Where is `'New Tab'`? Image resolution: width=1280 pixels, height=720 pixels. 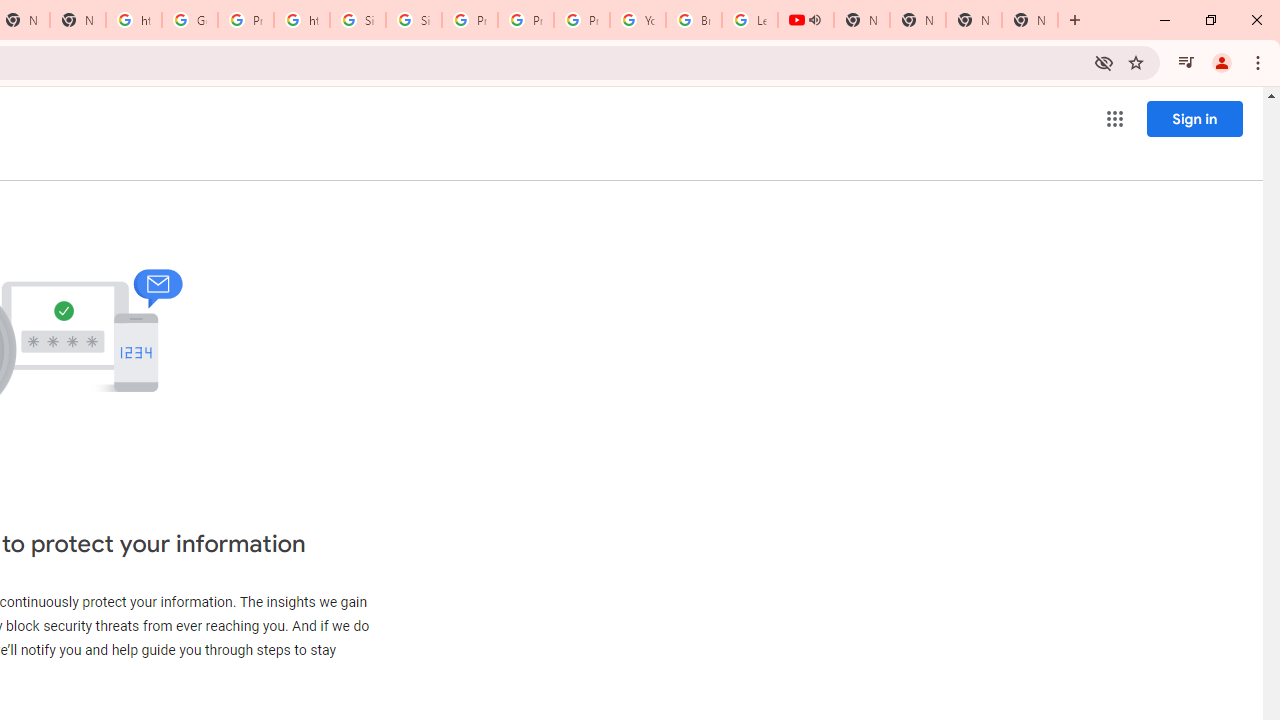
'New Tab' is located at coordinates (974, 20).